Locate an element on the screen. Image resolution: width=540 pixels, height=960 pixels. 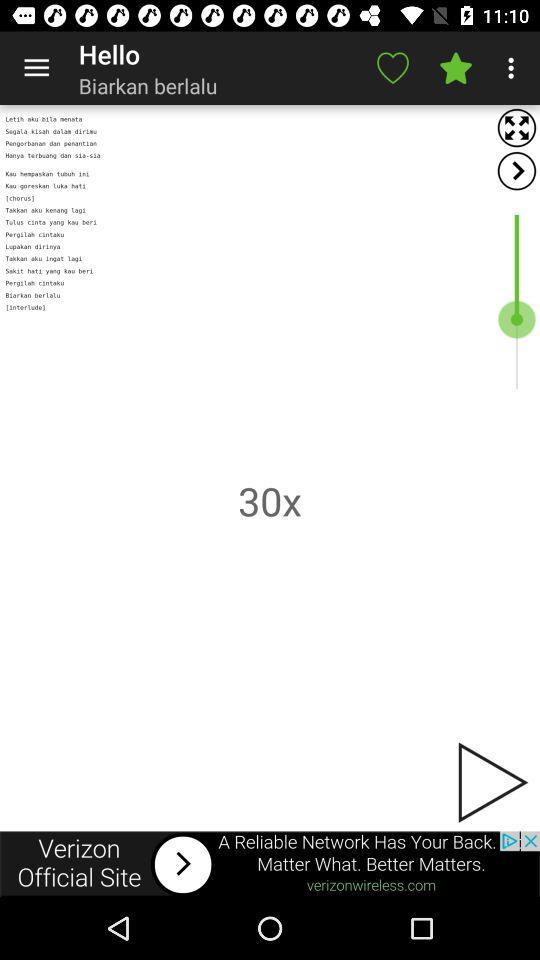
full screen is located at coordinates (516, 127).